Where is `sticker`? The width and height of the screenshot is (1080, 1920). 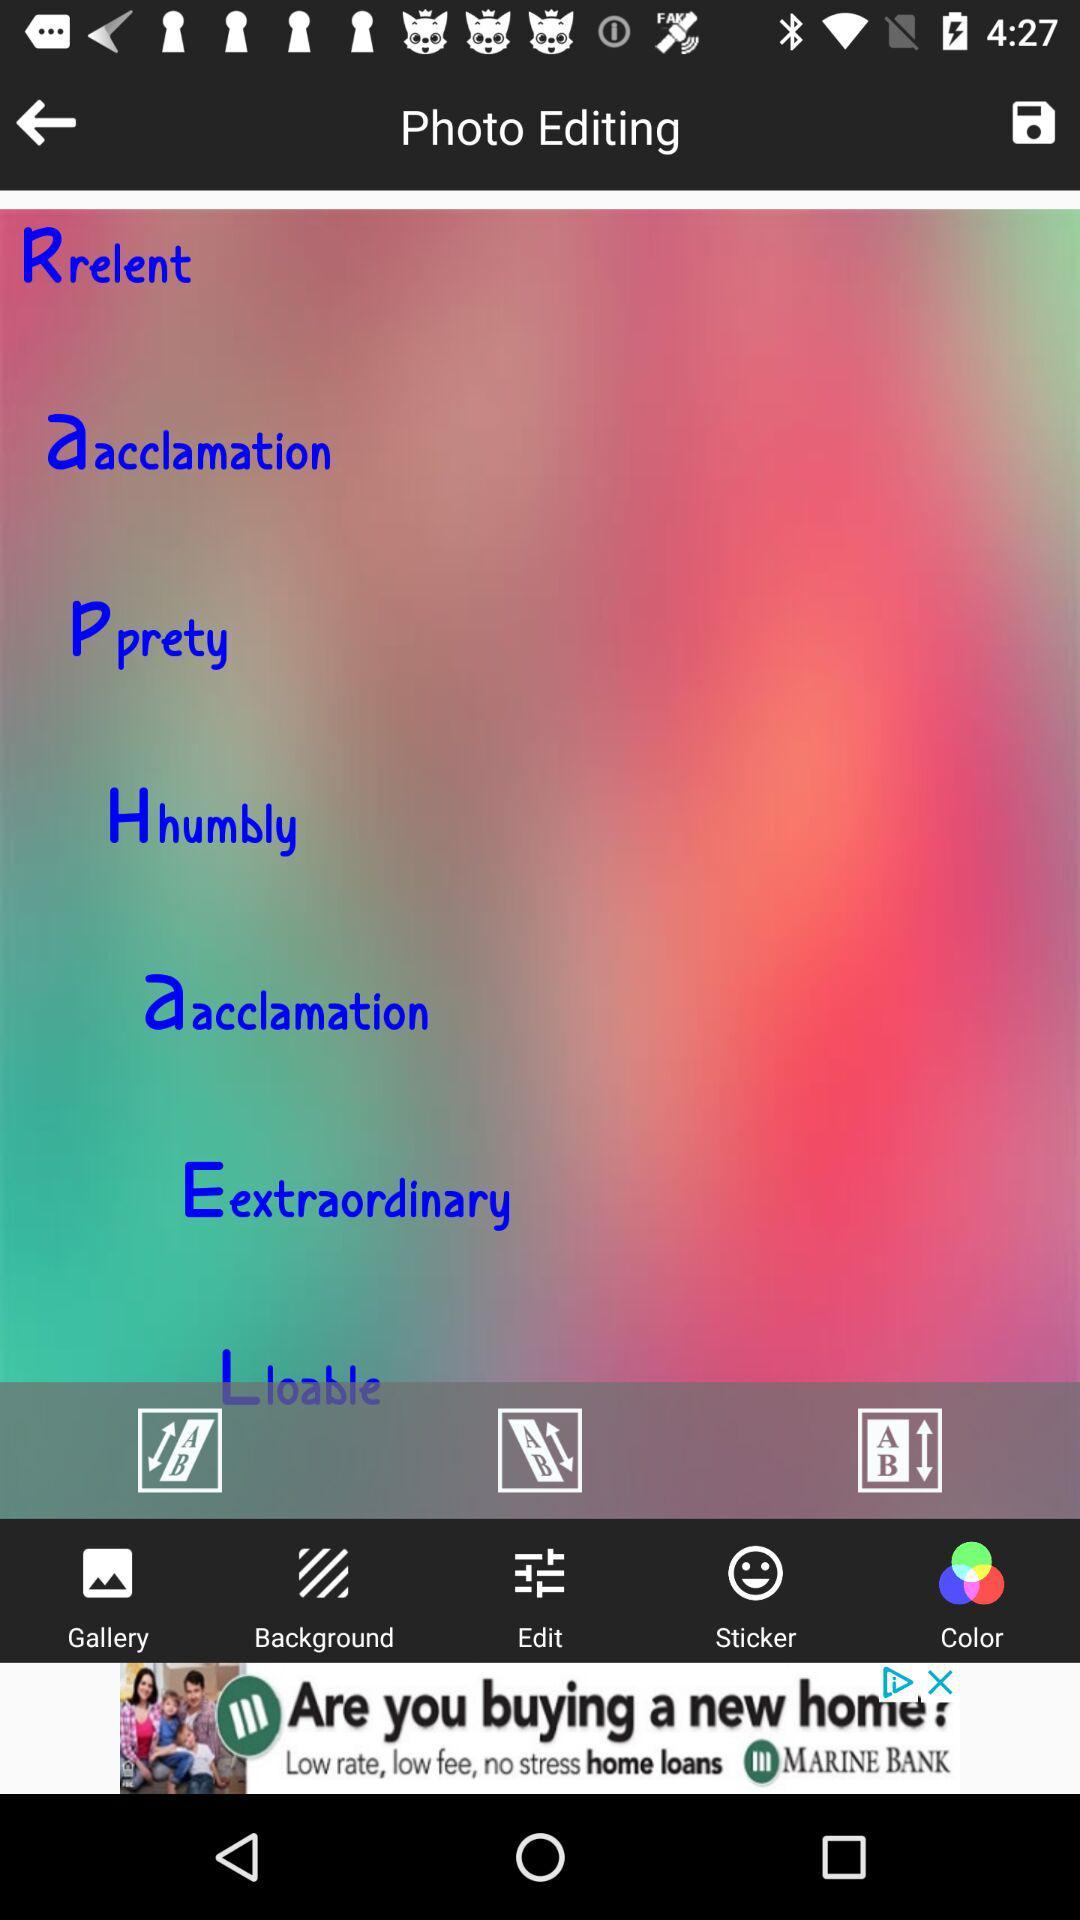 sticker is located at coordinates (755, 1572).